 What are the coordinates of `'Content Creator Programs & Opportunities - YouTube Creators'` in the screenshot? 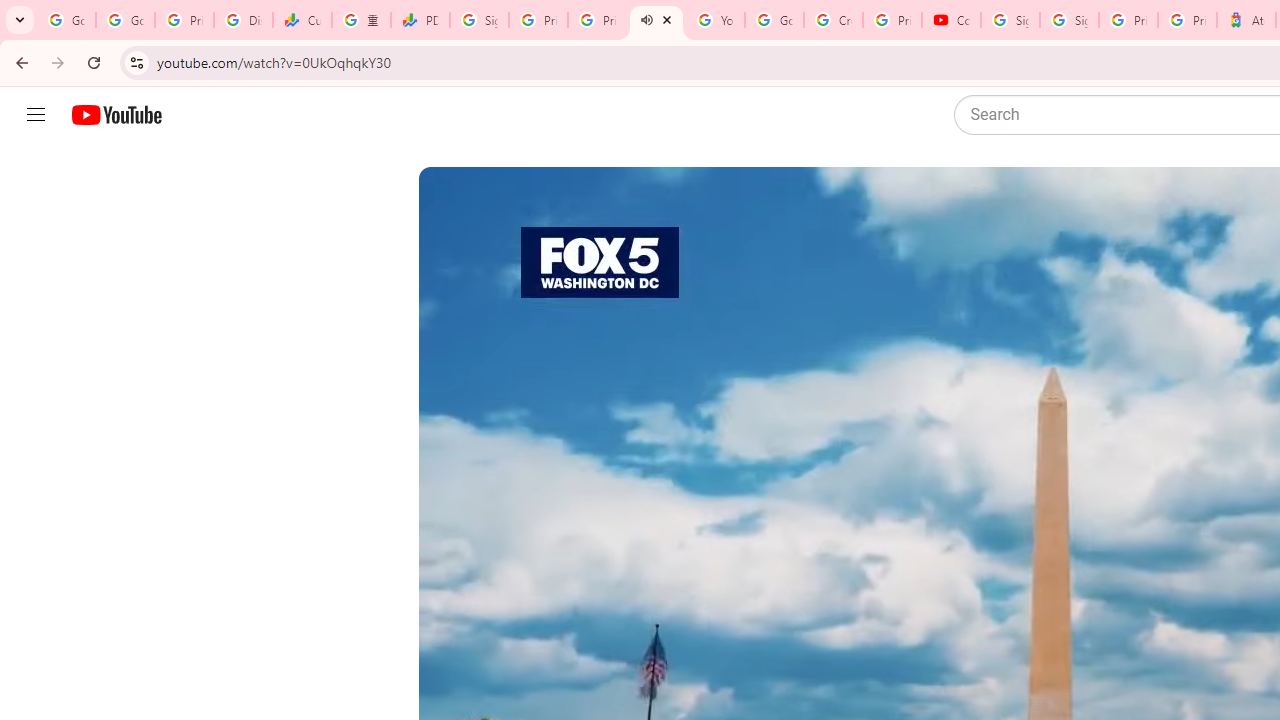 It's located at (950, 20).